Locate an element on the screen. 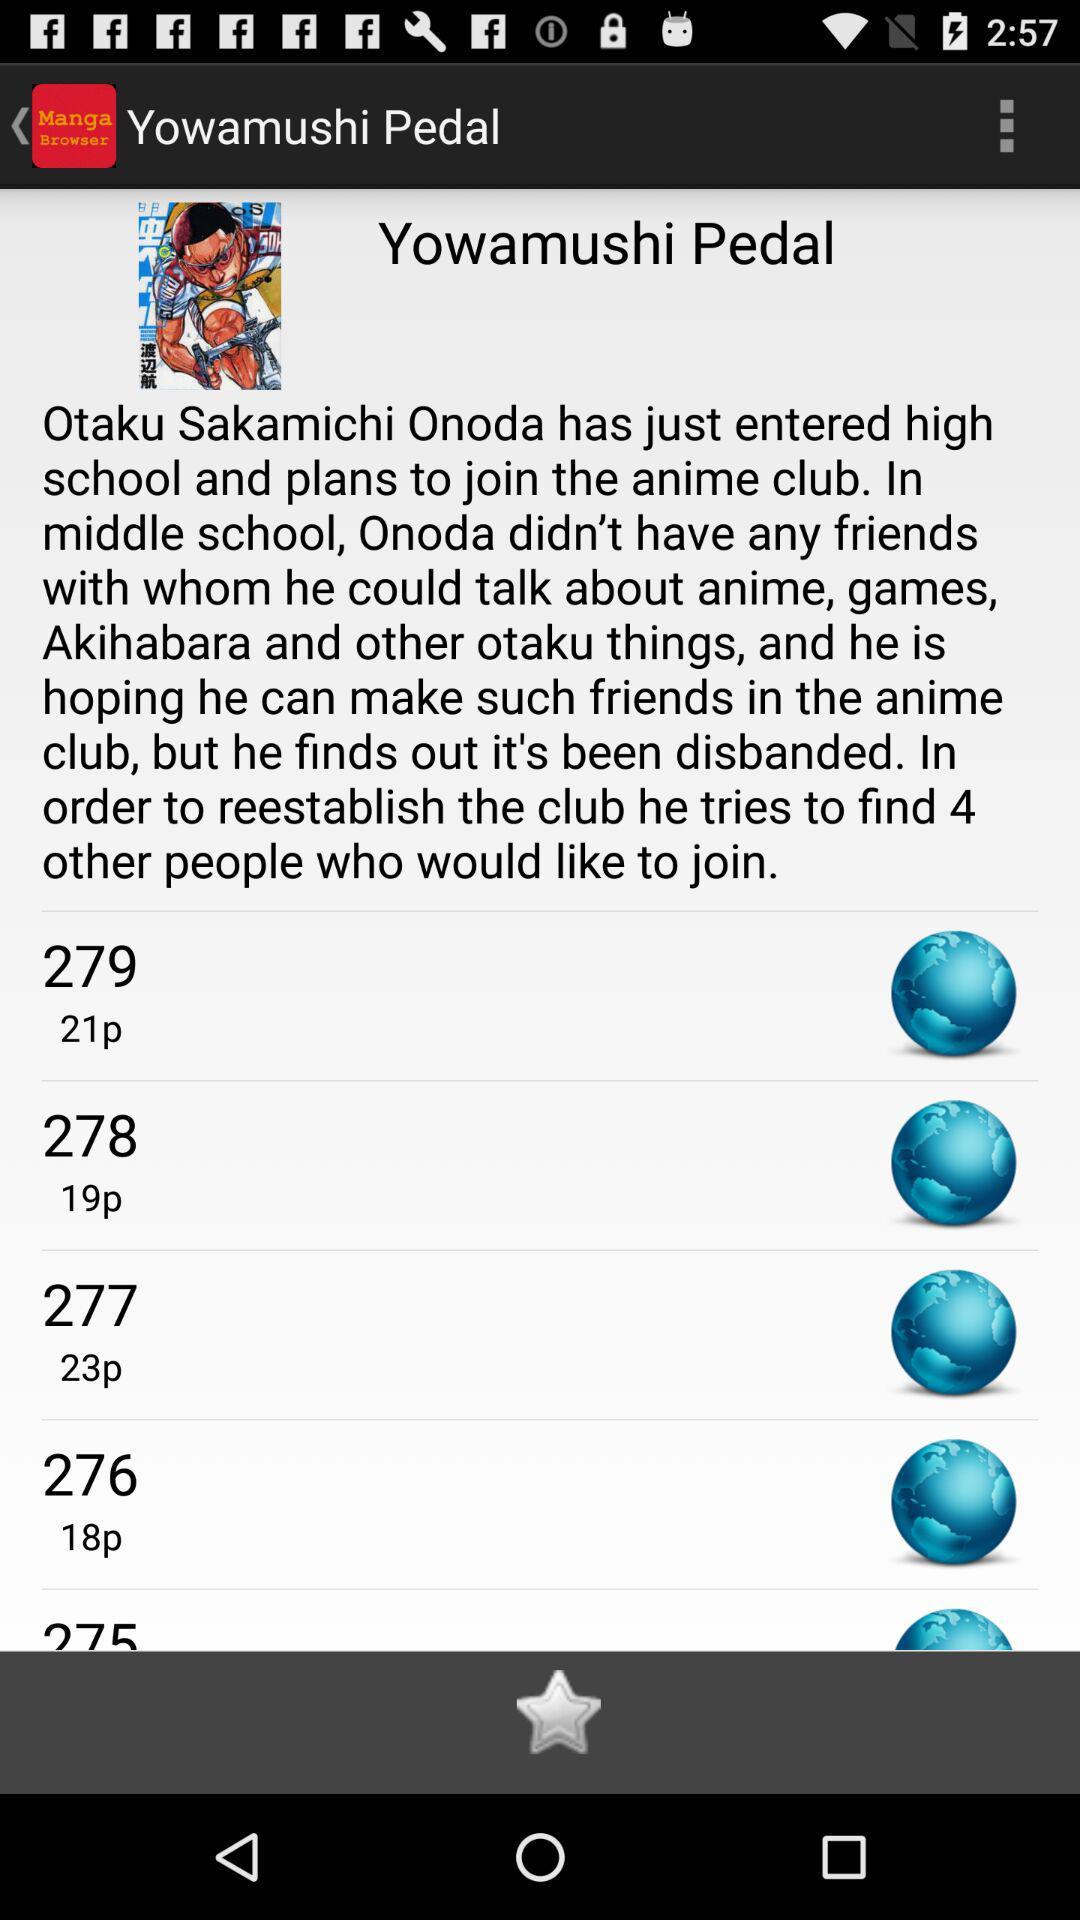 Image resolution: width=1080 pixels, height=1920 pixels. the app above the   23p app is located at coordinates (540, 1303).